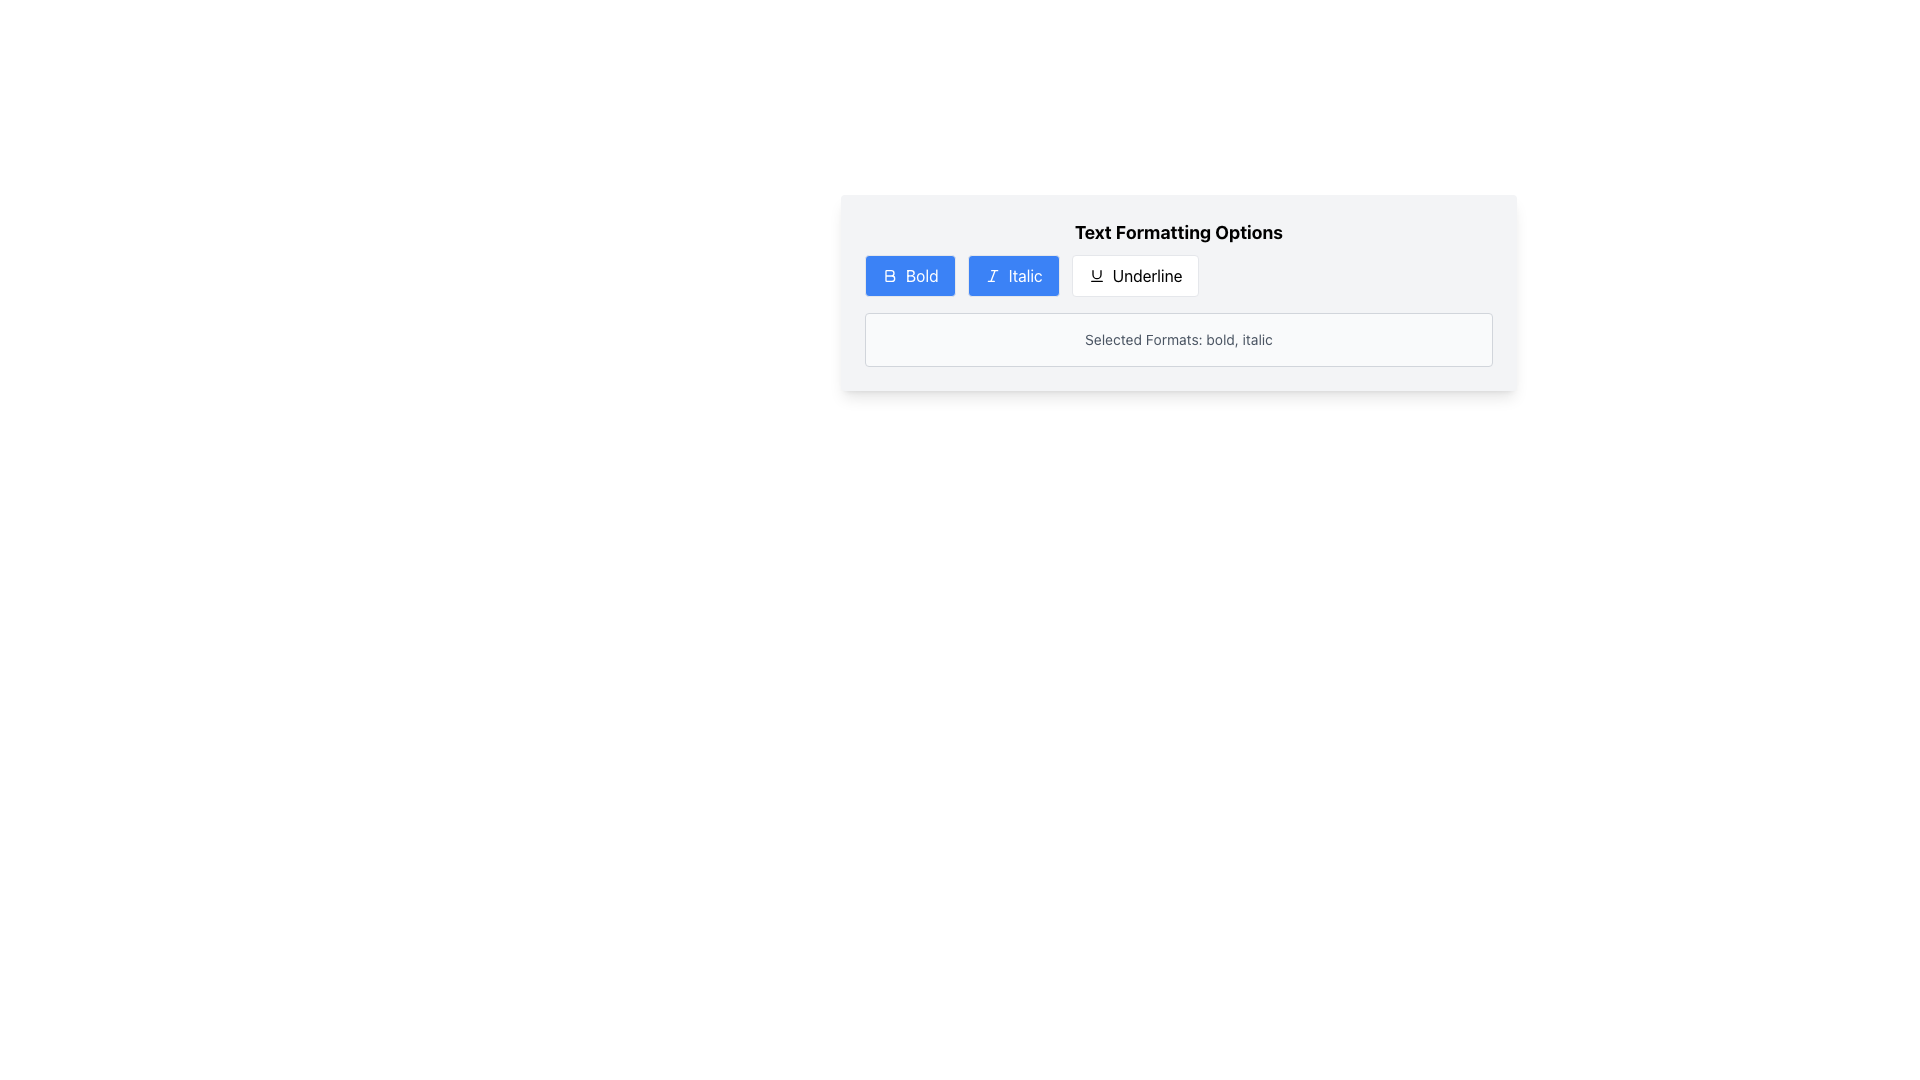 The height and width of the screenshot is (1080, 1920). I want to click on the 'Bold' button, which is a rectangular button with a blue background and white text, so click(909, 276).